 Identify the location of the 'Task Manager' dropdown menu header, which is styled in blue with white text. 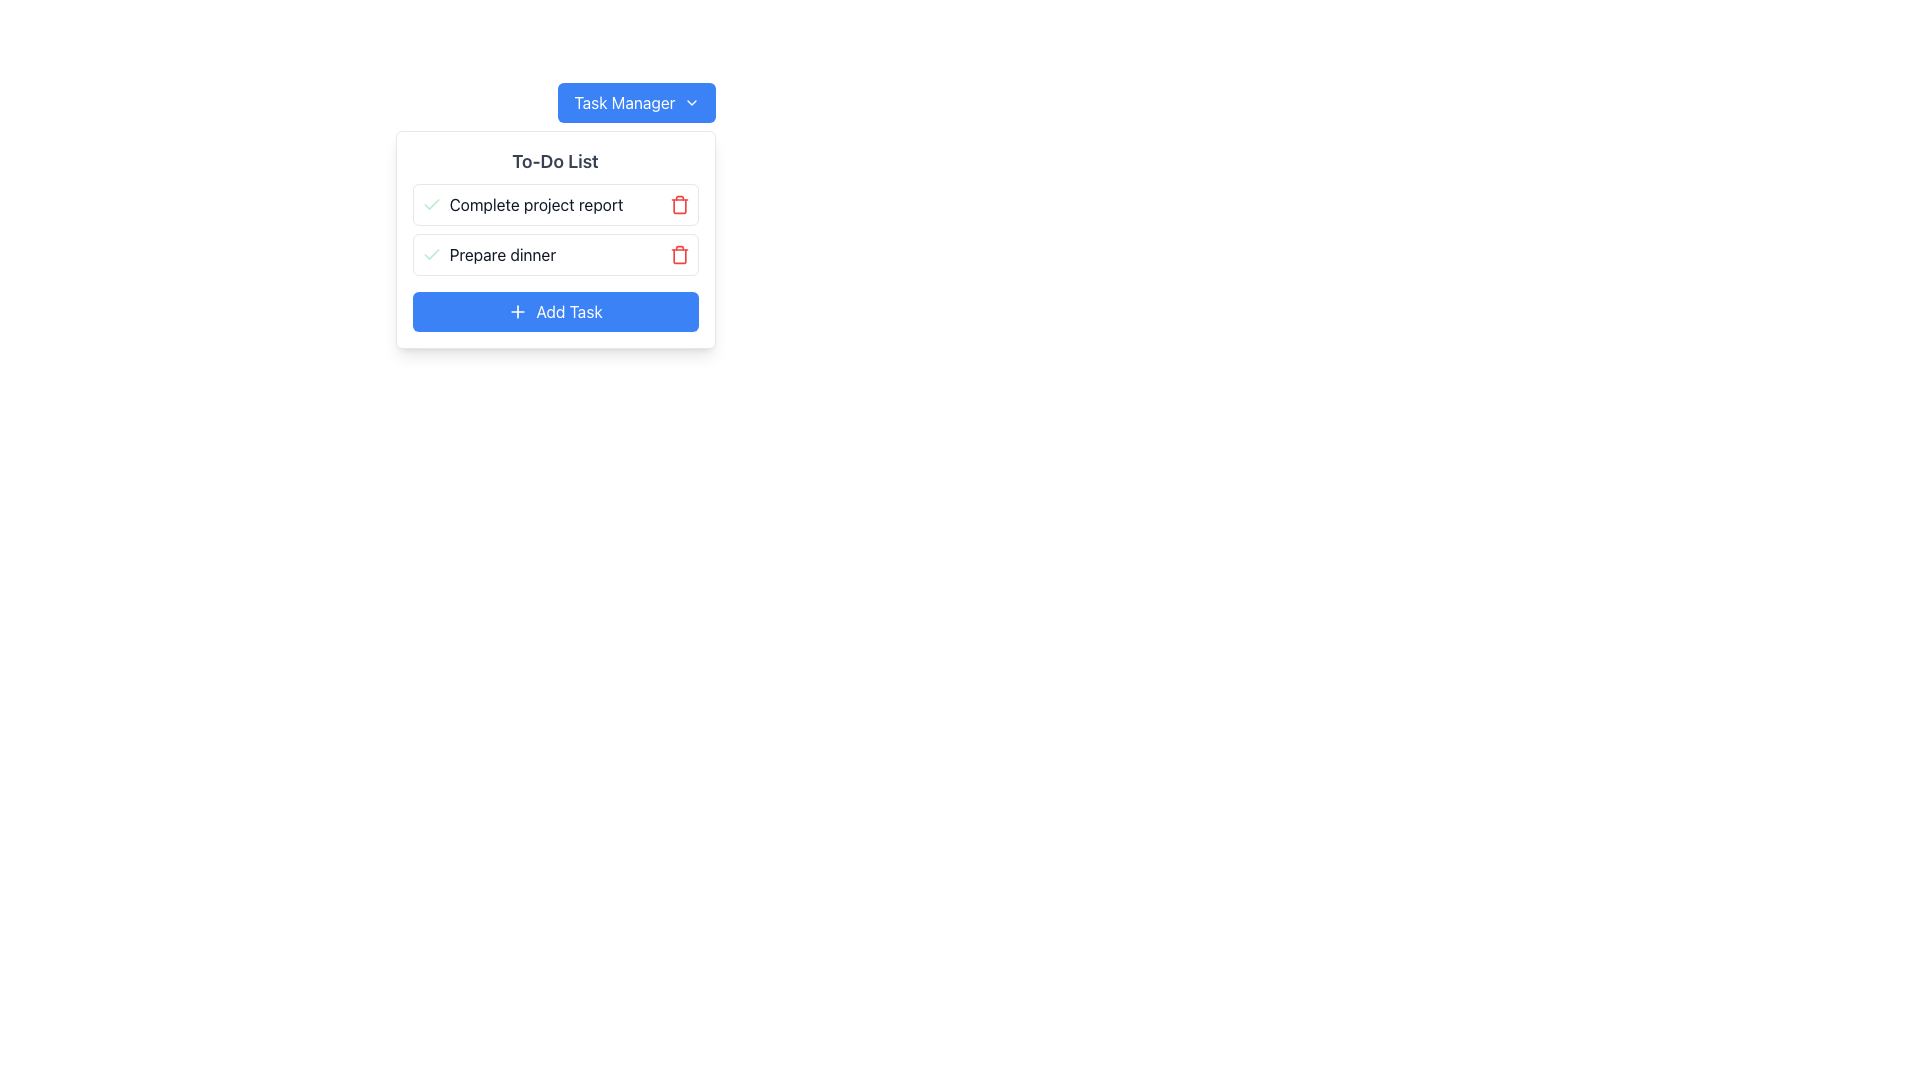
(636, 103).